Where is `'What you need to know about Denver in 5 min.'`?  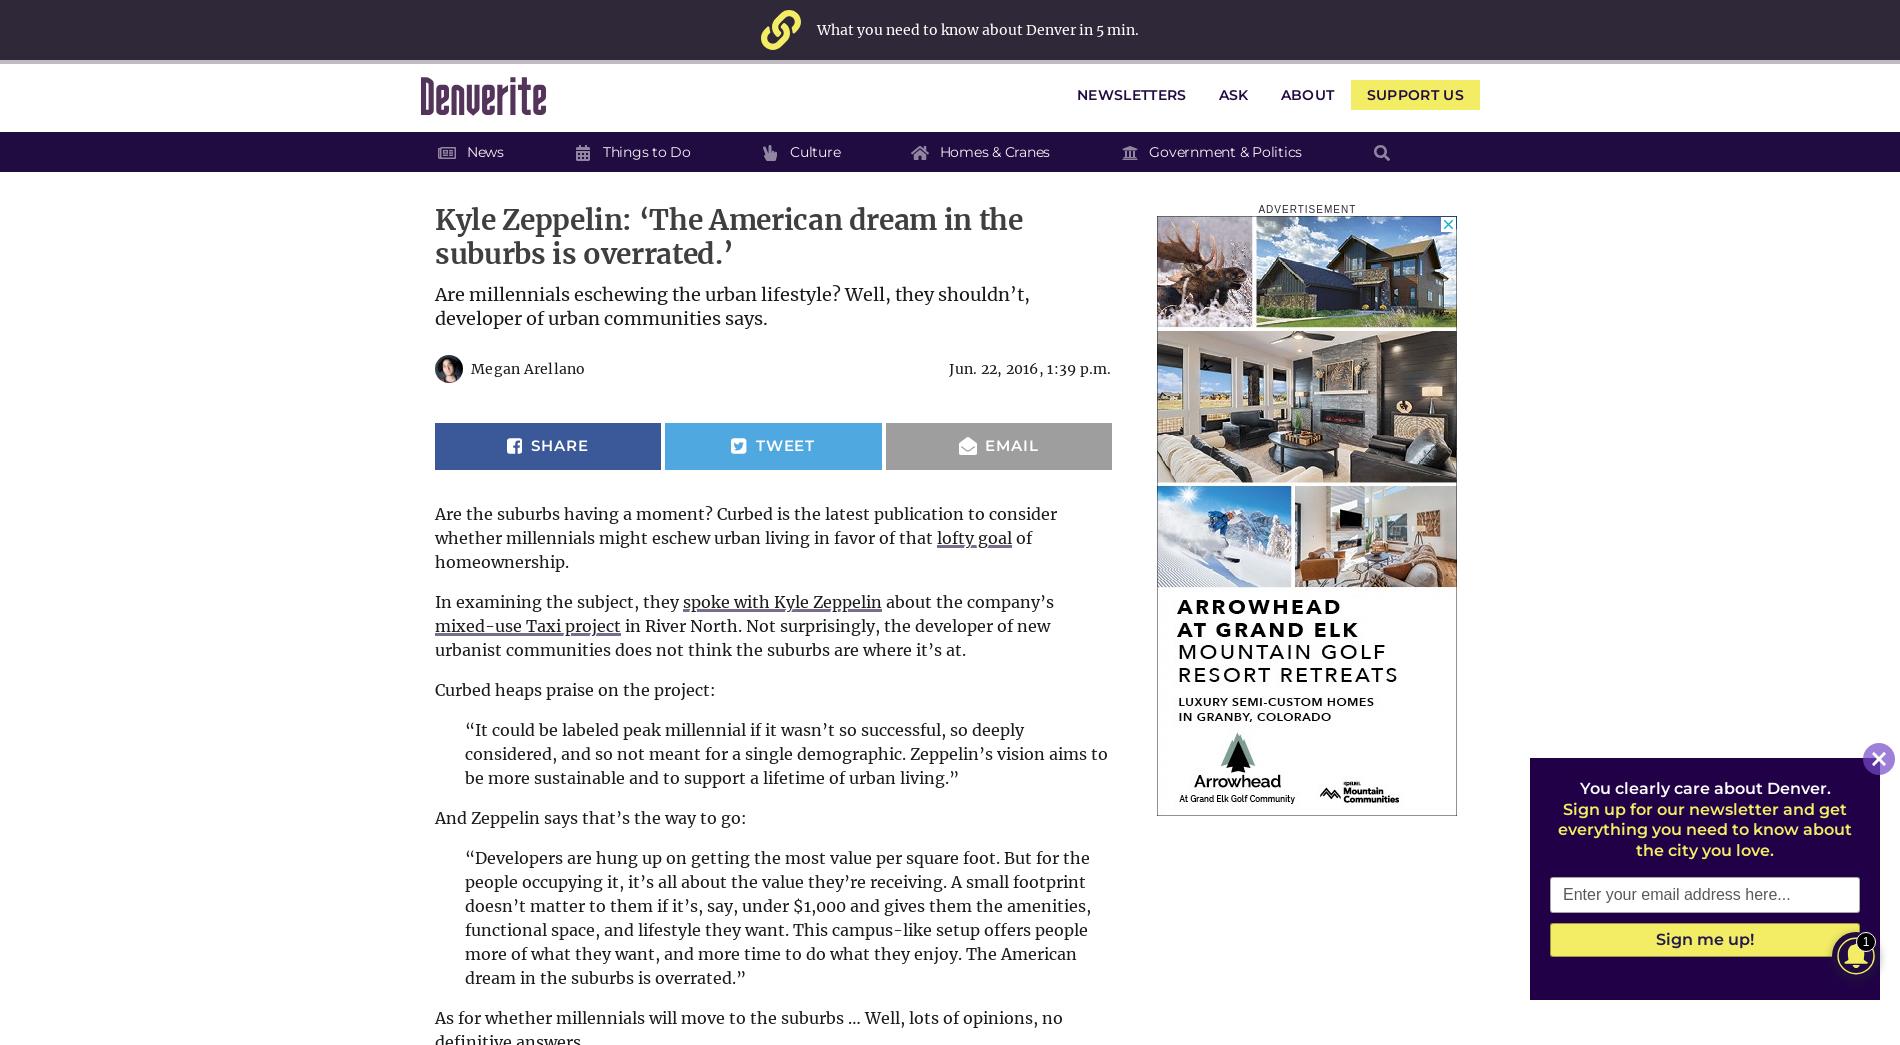 'What you need to know about Denver in 5 min.' is located at coordinates (977, 28).